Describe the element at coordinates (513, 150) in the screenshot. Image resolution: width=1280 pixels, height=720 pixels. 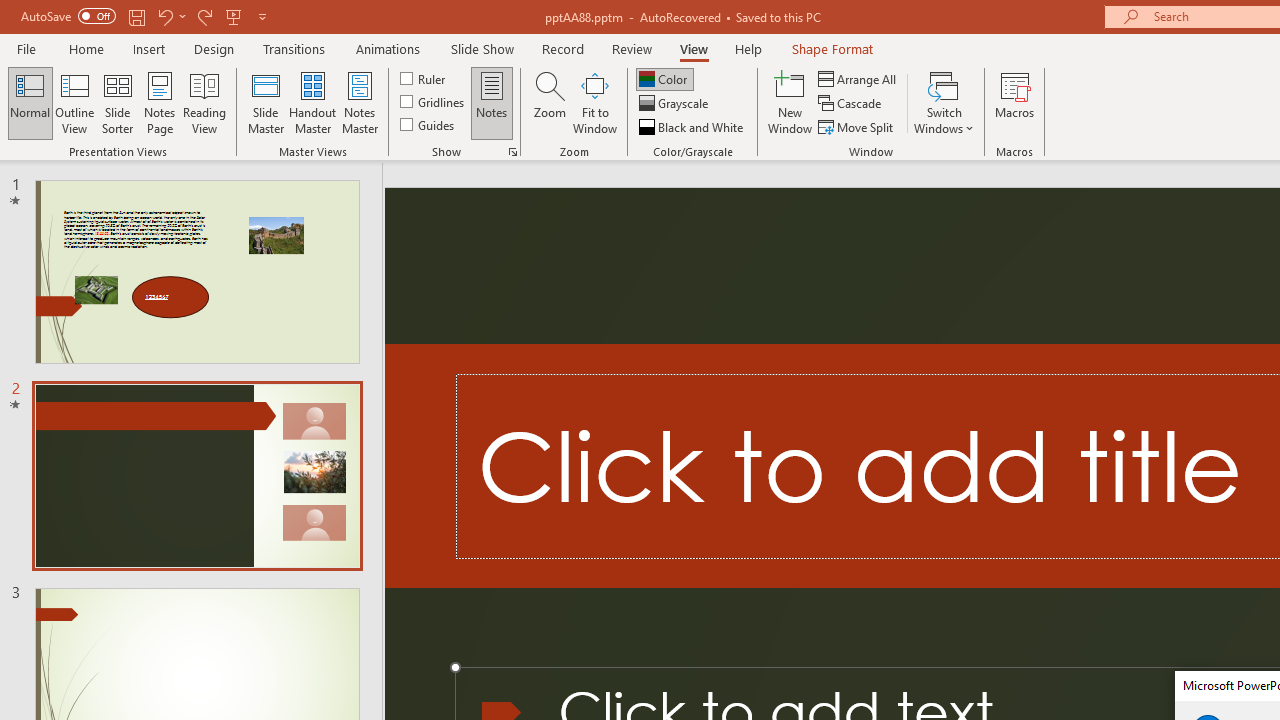
I see `'Grid Settings...'` at that location.